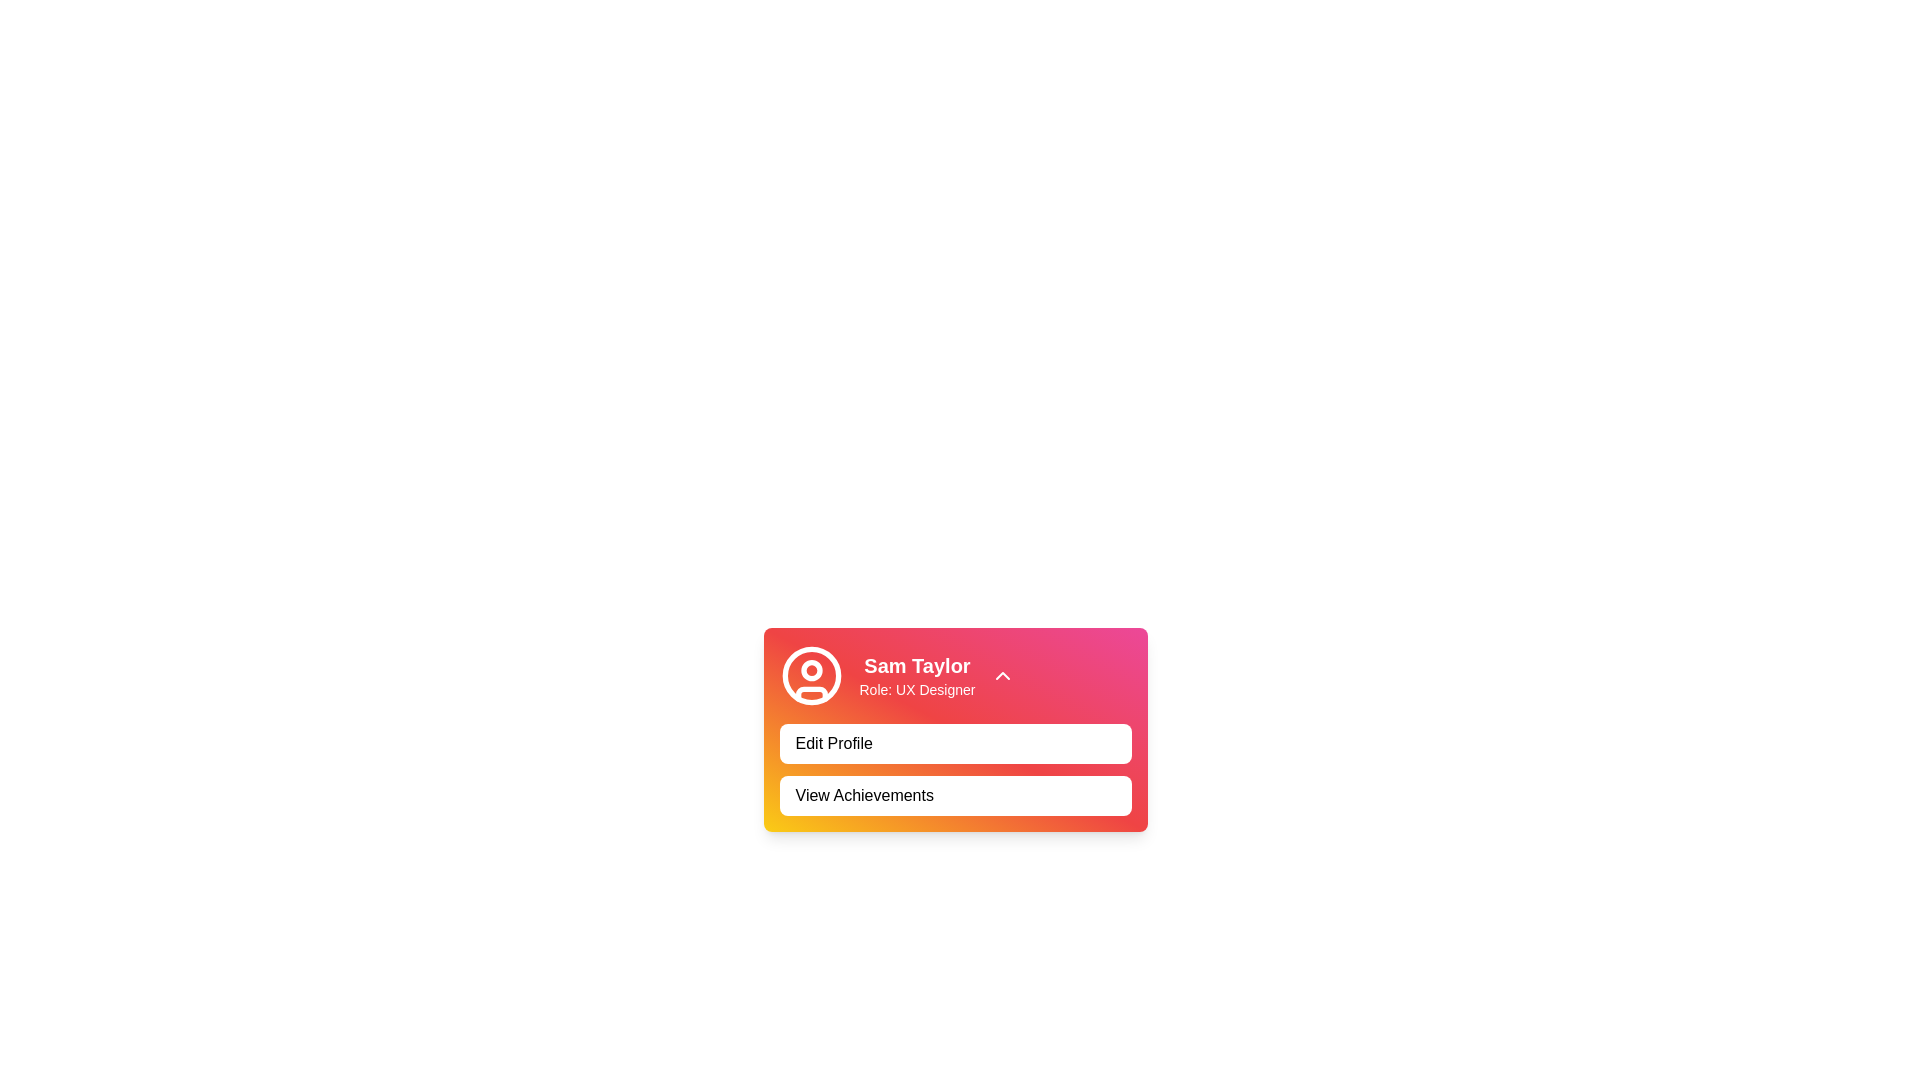 Image resolution: width=1920 pixels, height=1080 pixels. Describe the element at coordinates (811, 675) in the screenshot. I see `the central circular SVG element of the user profile icon, which features a white stroke and transparent fill, located to the left of the username 'Sam Taylor'` at that location.